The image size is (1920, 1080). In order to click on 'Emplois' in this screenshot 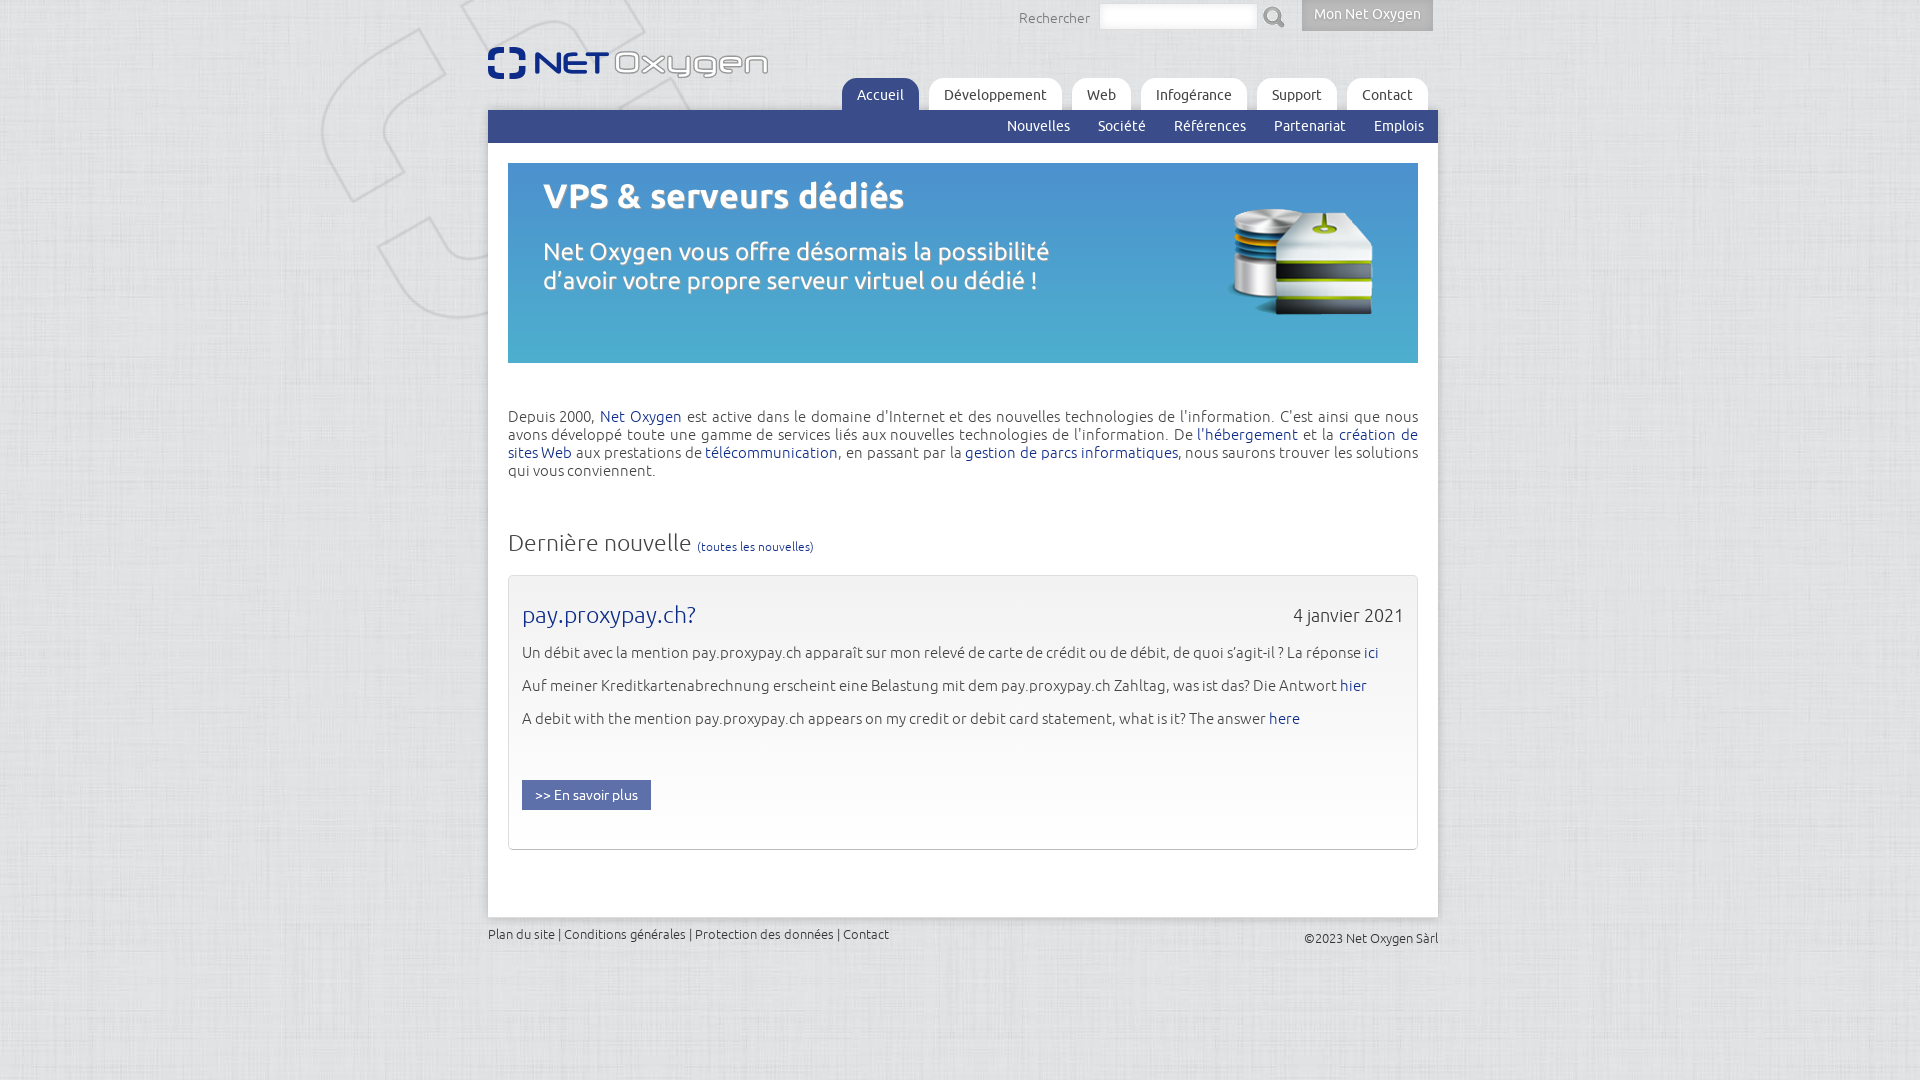, I will do `click(1397, 126)`.